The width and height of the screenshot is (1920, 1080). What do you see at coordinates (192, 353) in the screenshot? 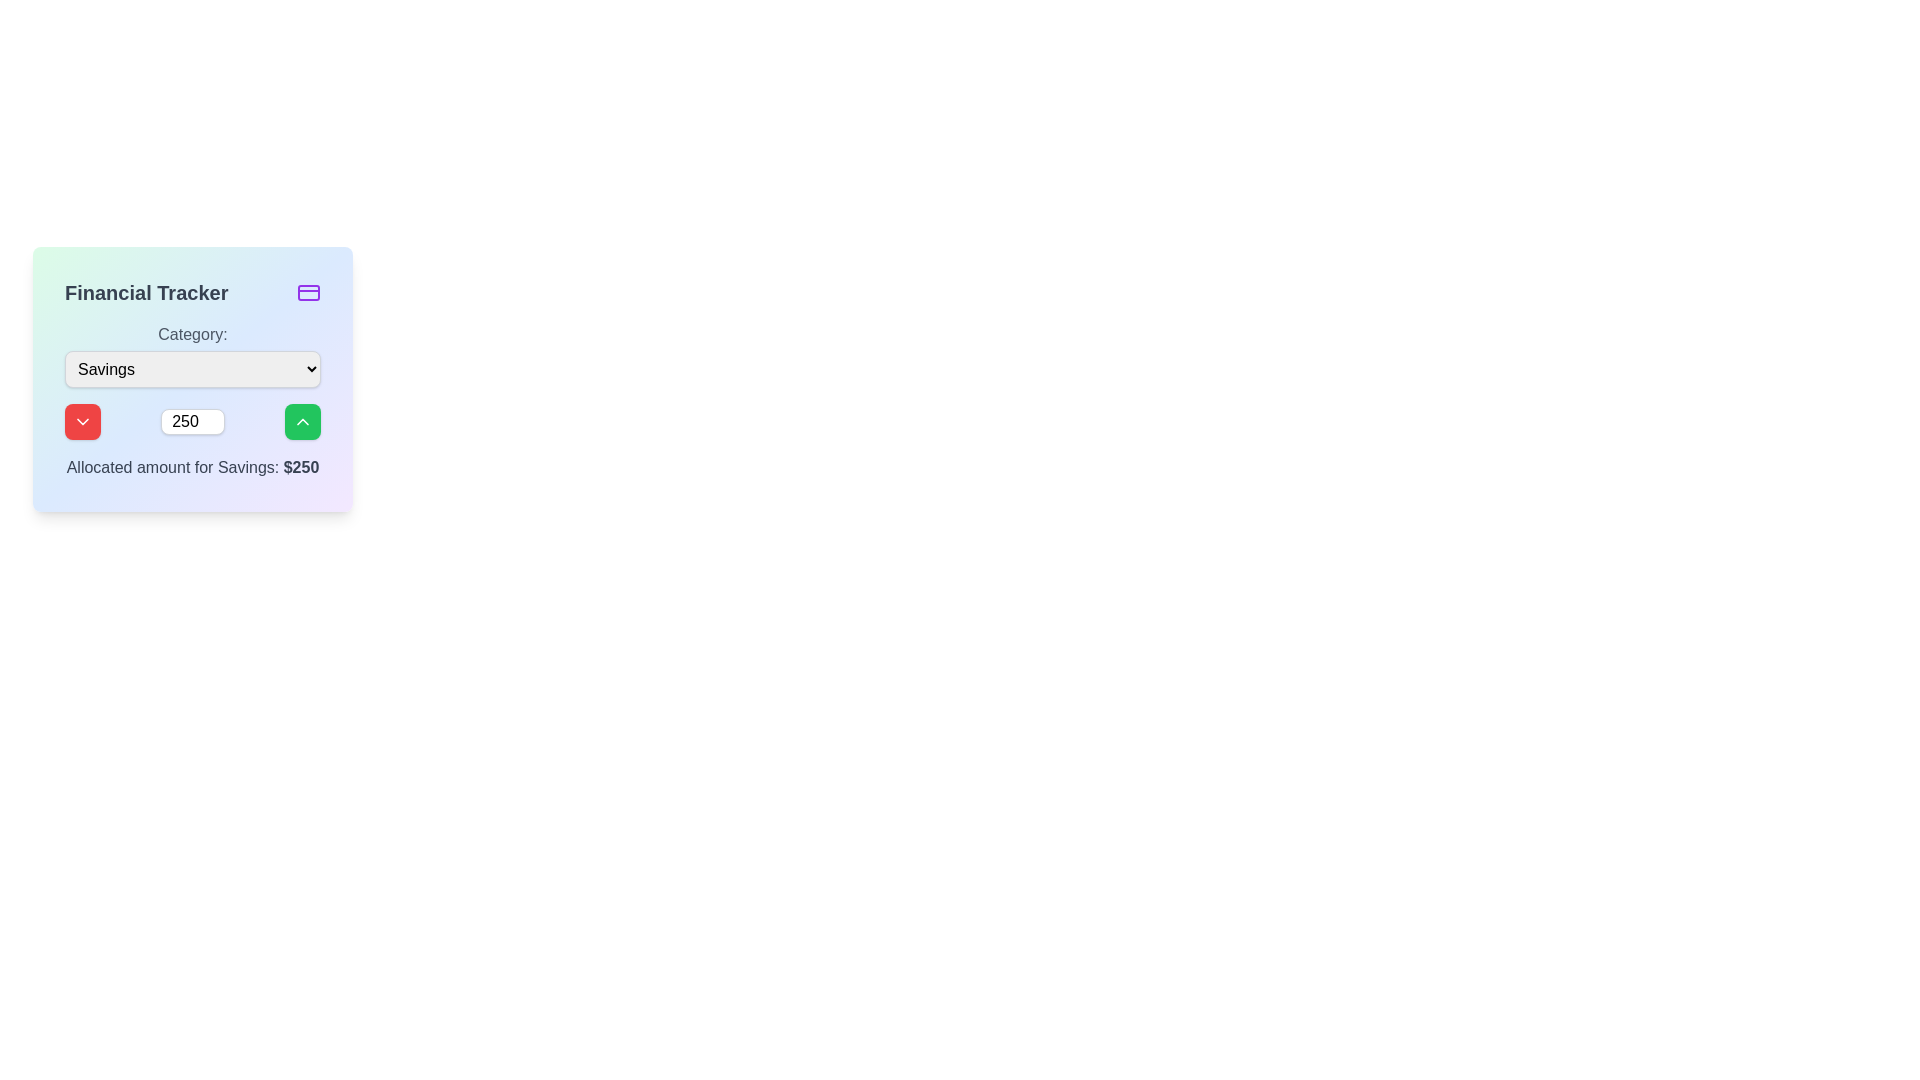
I see `an option from the dropdown menu located in the 'Financial Tracker' card interface, which allows users to choose categories like 'Savings,' 'Expenses,' and 'Investments.'` at bounding box center [192, 353].